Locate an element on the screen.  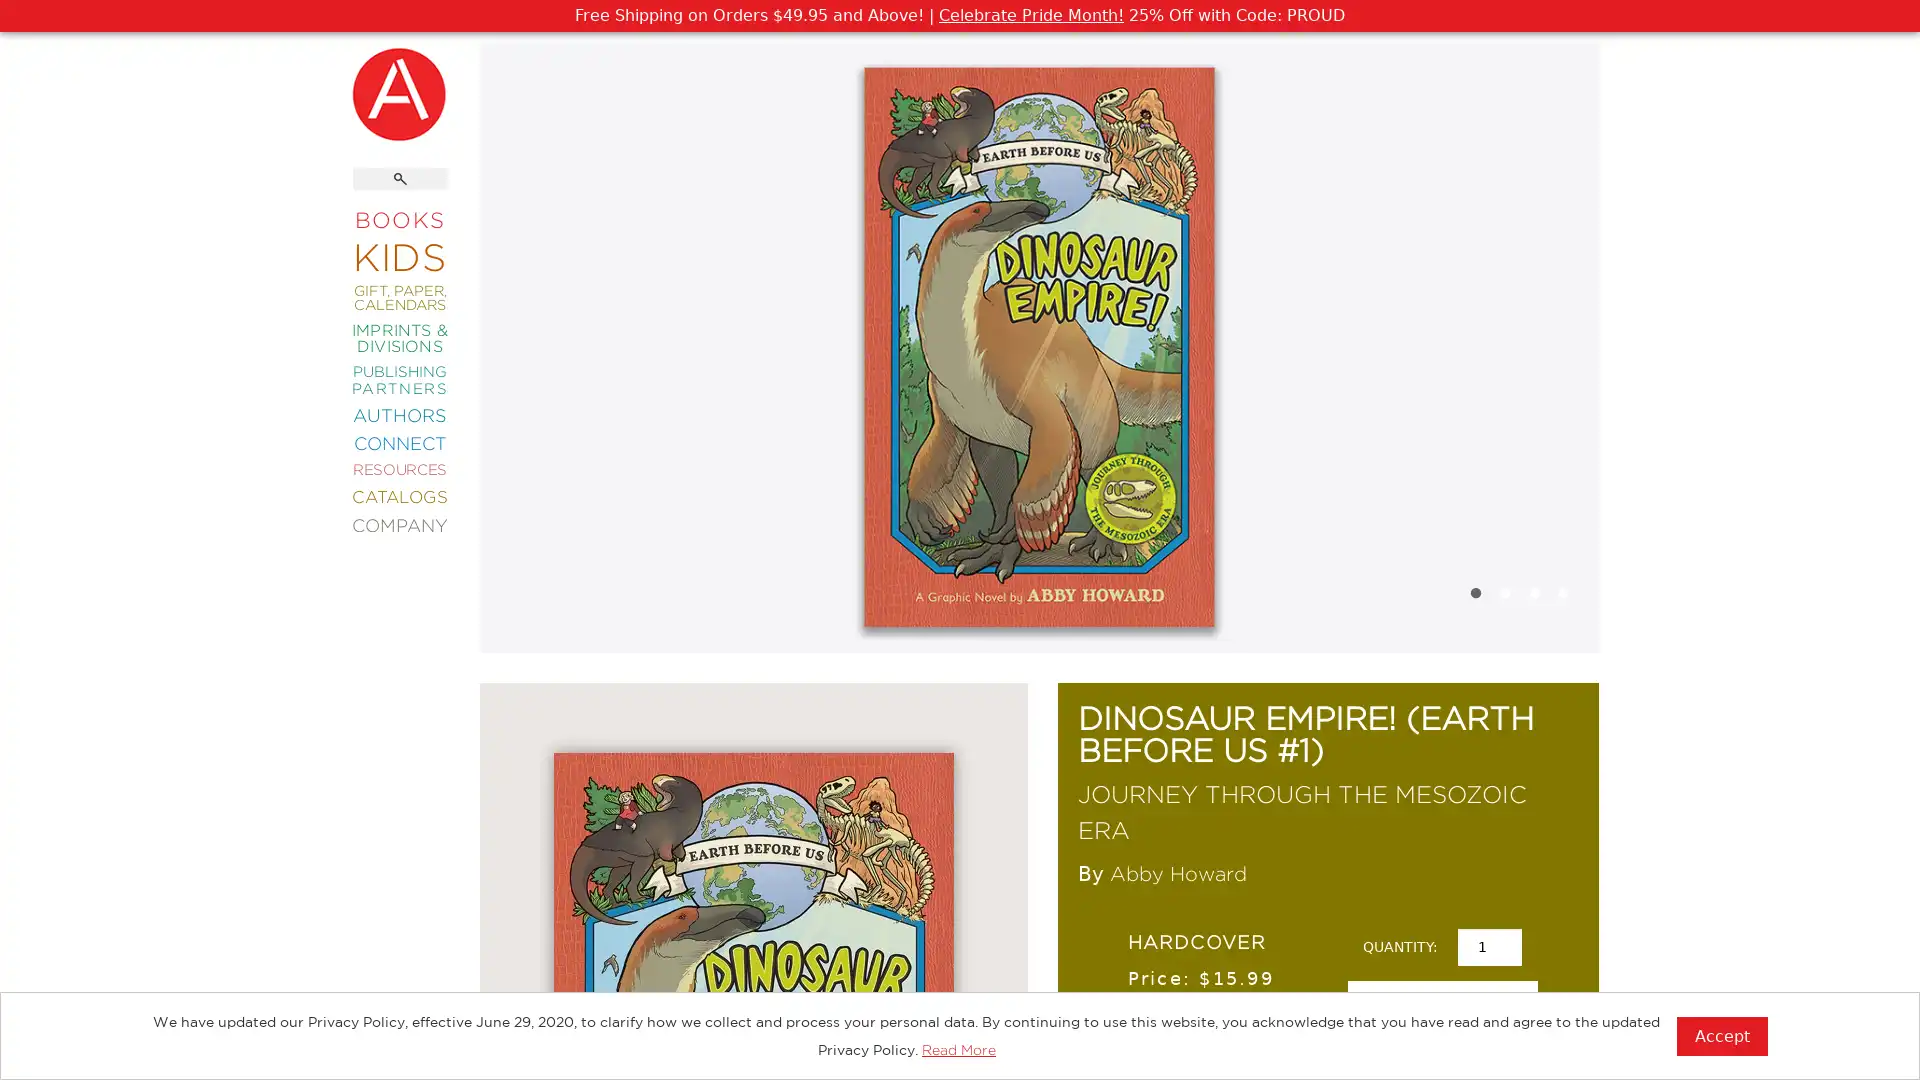
IMPRINTS & DIVISIONS is located at coordinates (399, 336).